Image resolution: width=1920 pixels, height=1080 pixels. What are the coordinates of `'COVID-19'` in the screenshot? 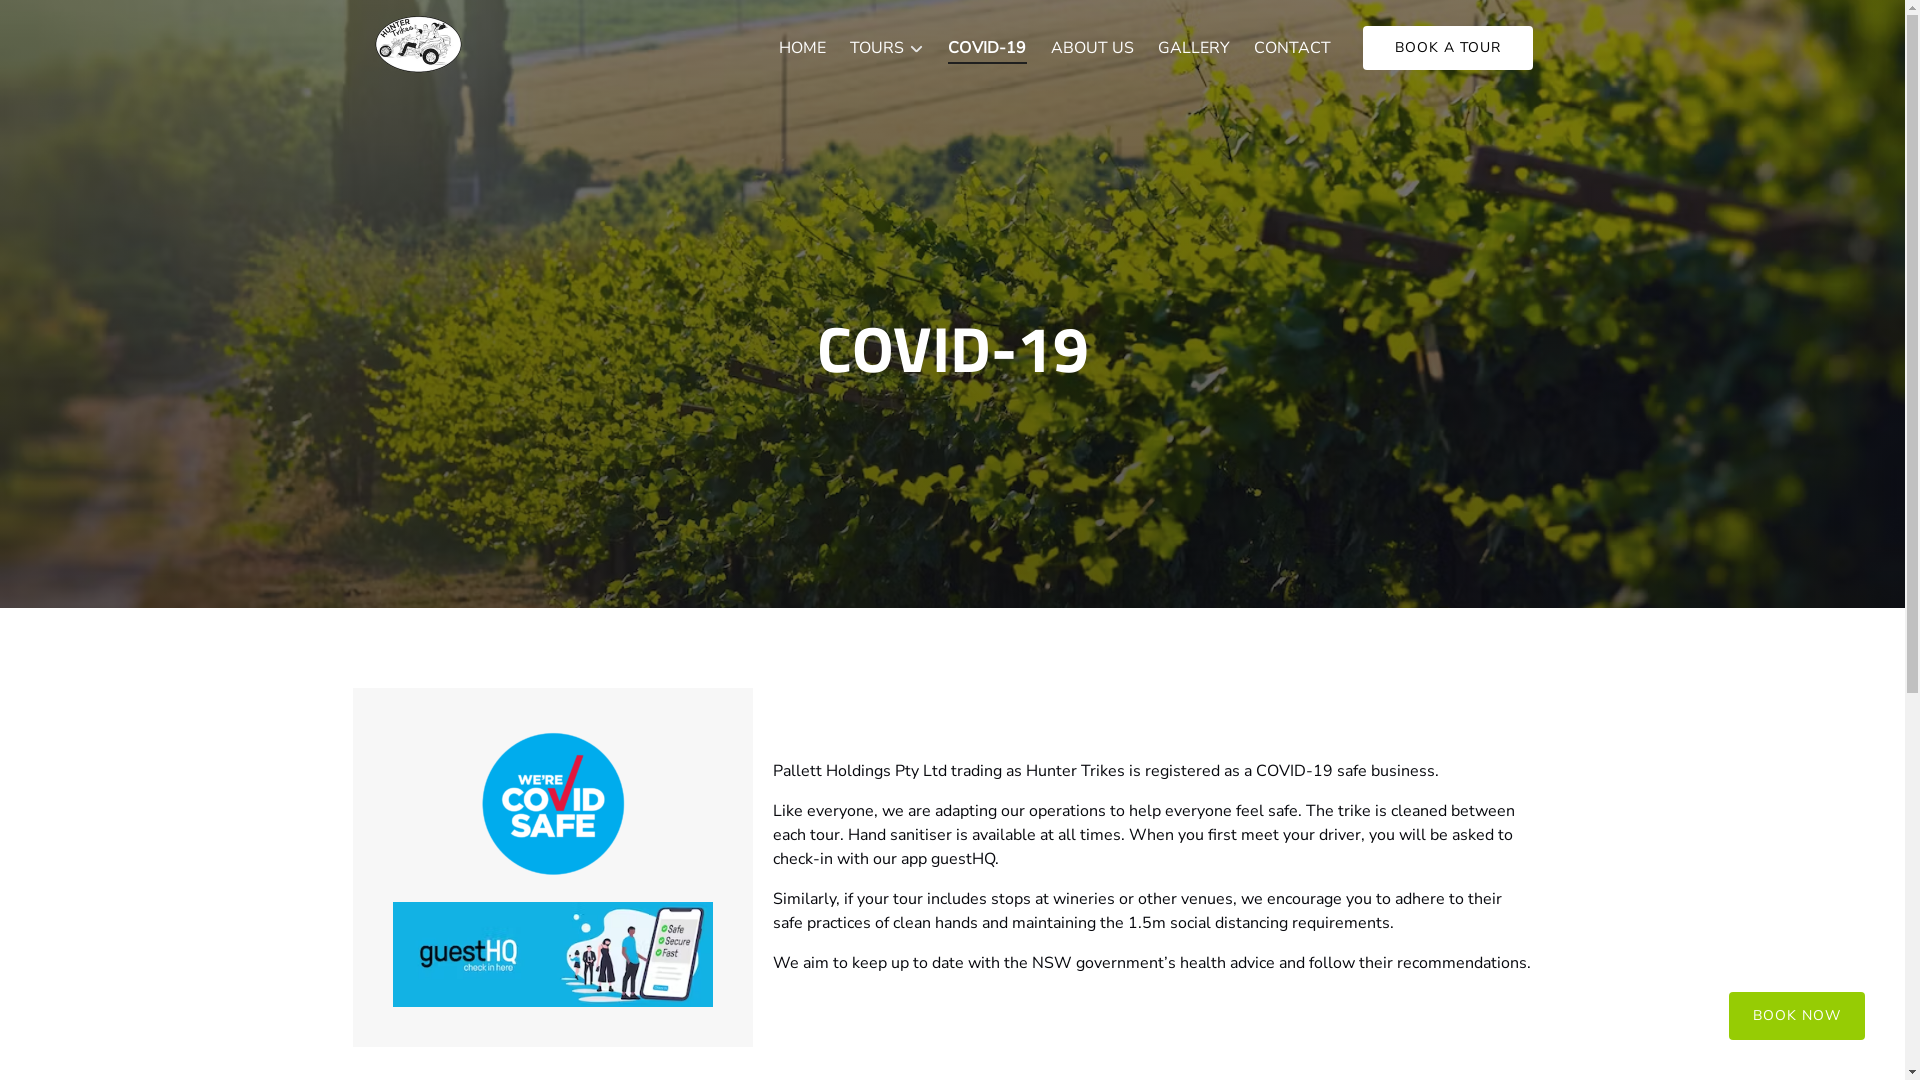 It's located at (987, 46).